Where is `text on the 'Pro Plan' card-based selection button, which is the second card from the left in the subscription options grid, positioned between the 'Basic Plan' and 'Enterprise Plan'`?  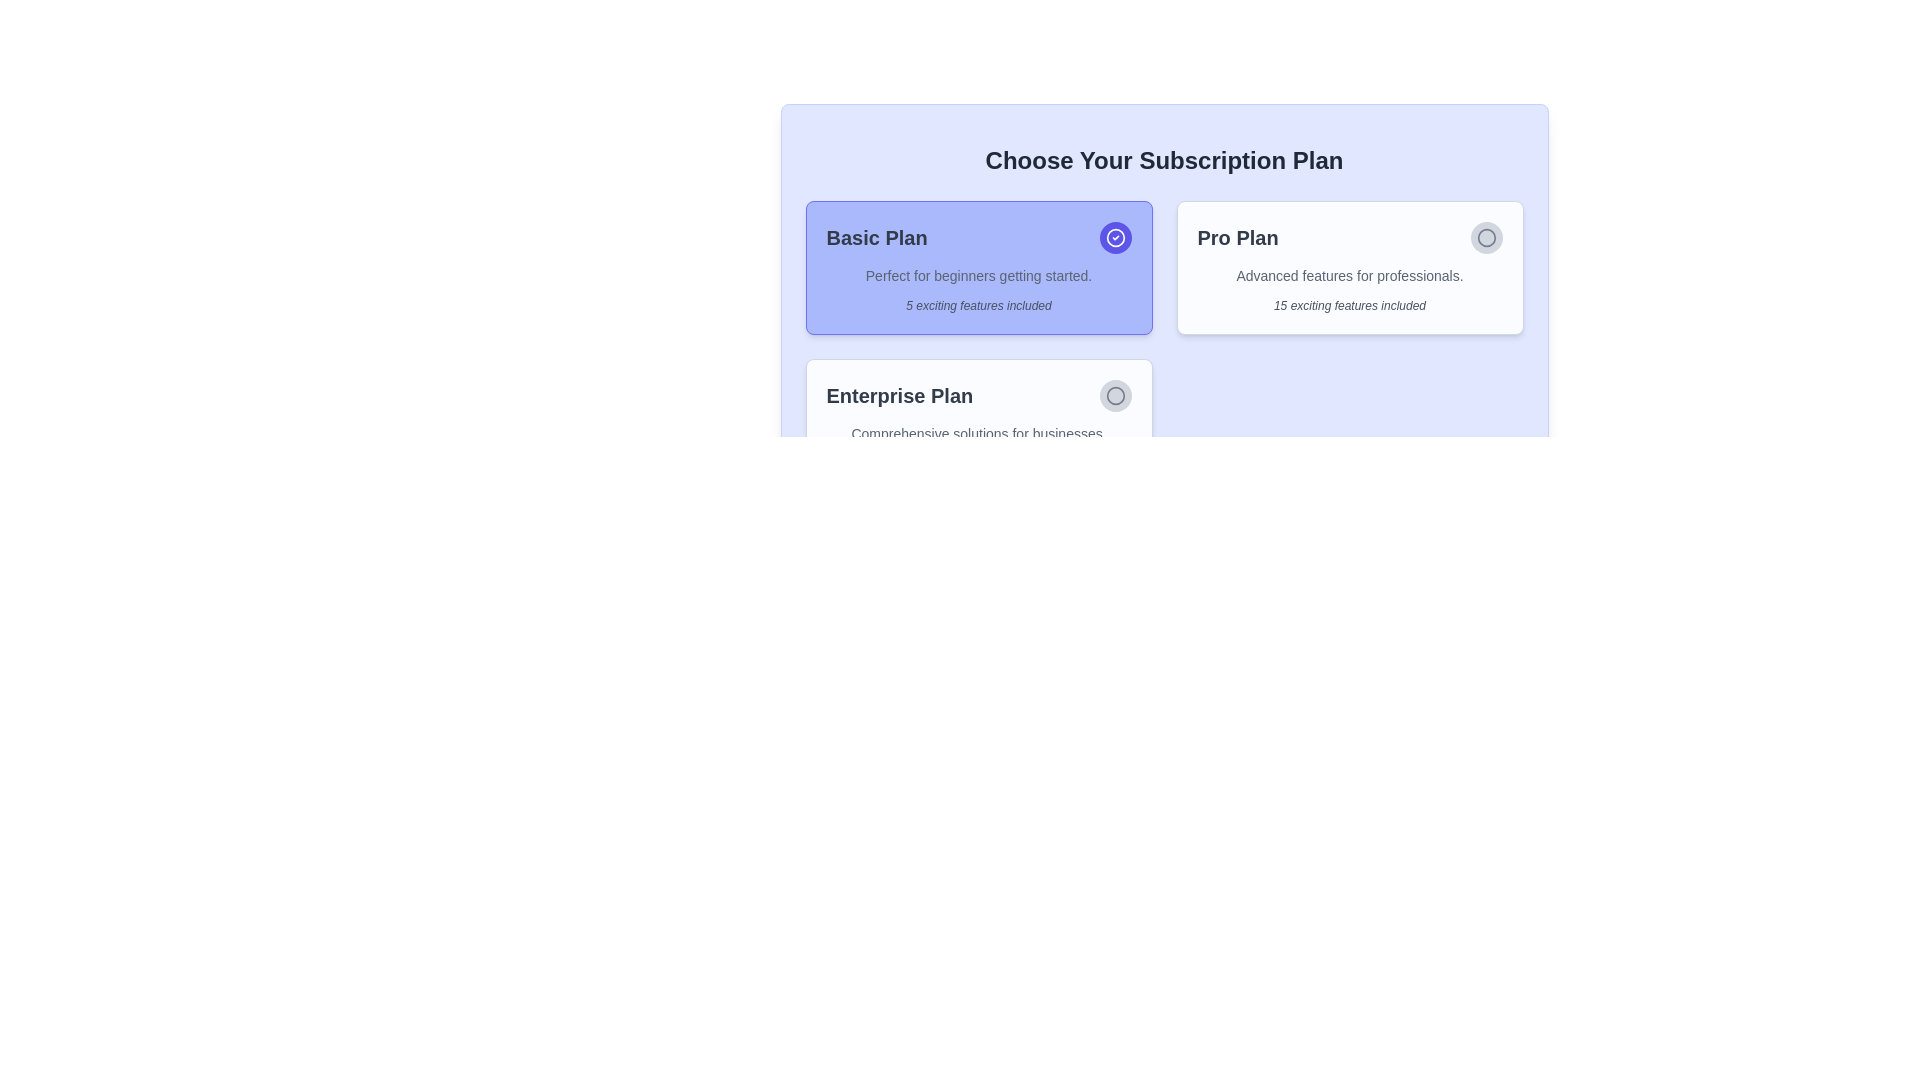
text on the 'Pro Plan' card-based selection button, which is the second card from the left in the subscription options grid, positioned between the 'Basic Plan' and 'Enterprise Plan' is located at coordinates (1349, 266).